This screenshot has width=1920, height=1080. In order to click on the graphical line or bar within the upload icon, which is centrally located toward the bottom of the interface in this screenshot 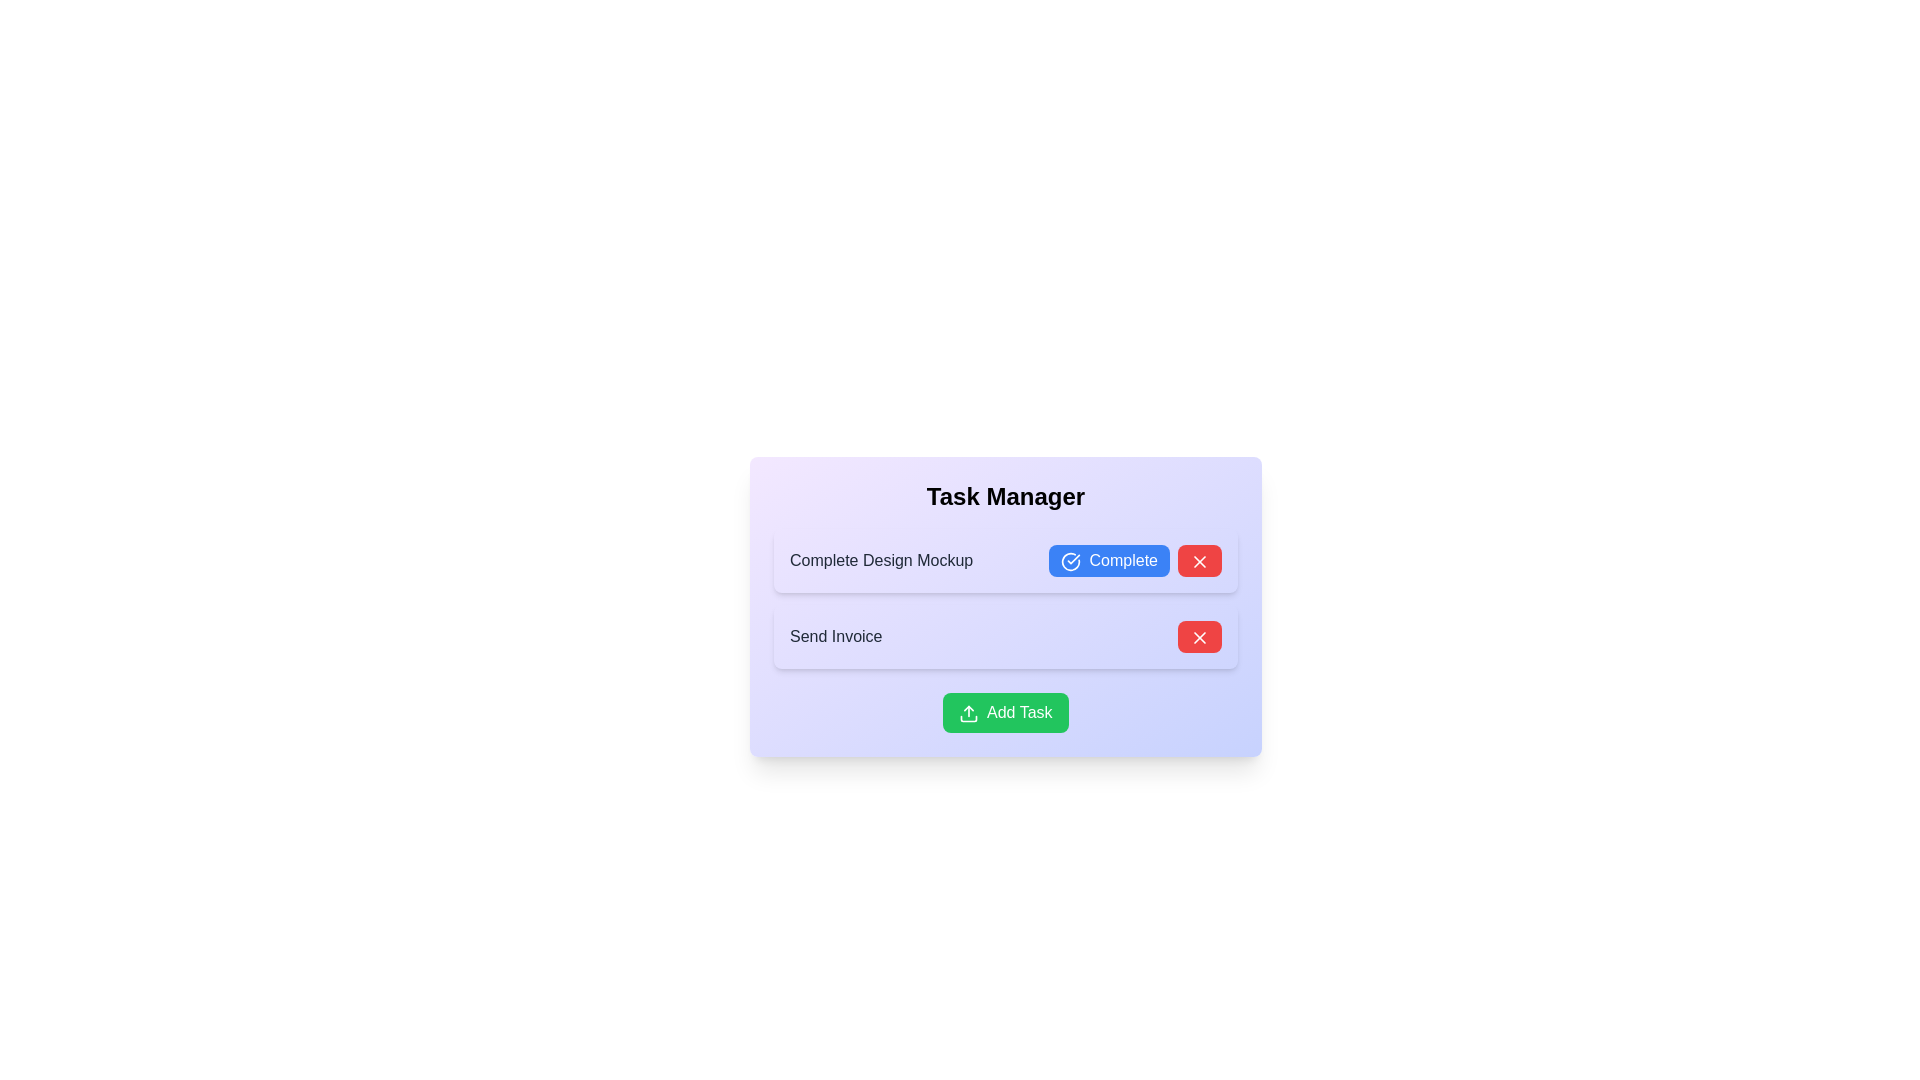, I will do `click(969, 717)`.